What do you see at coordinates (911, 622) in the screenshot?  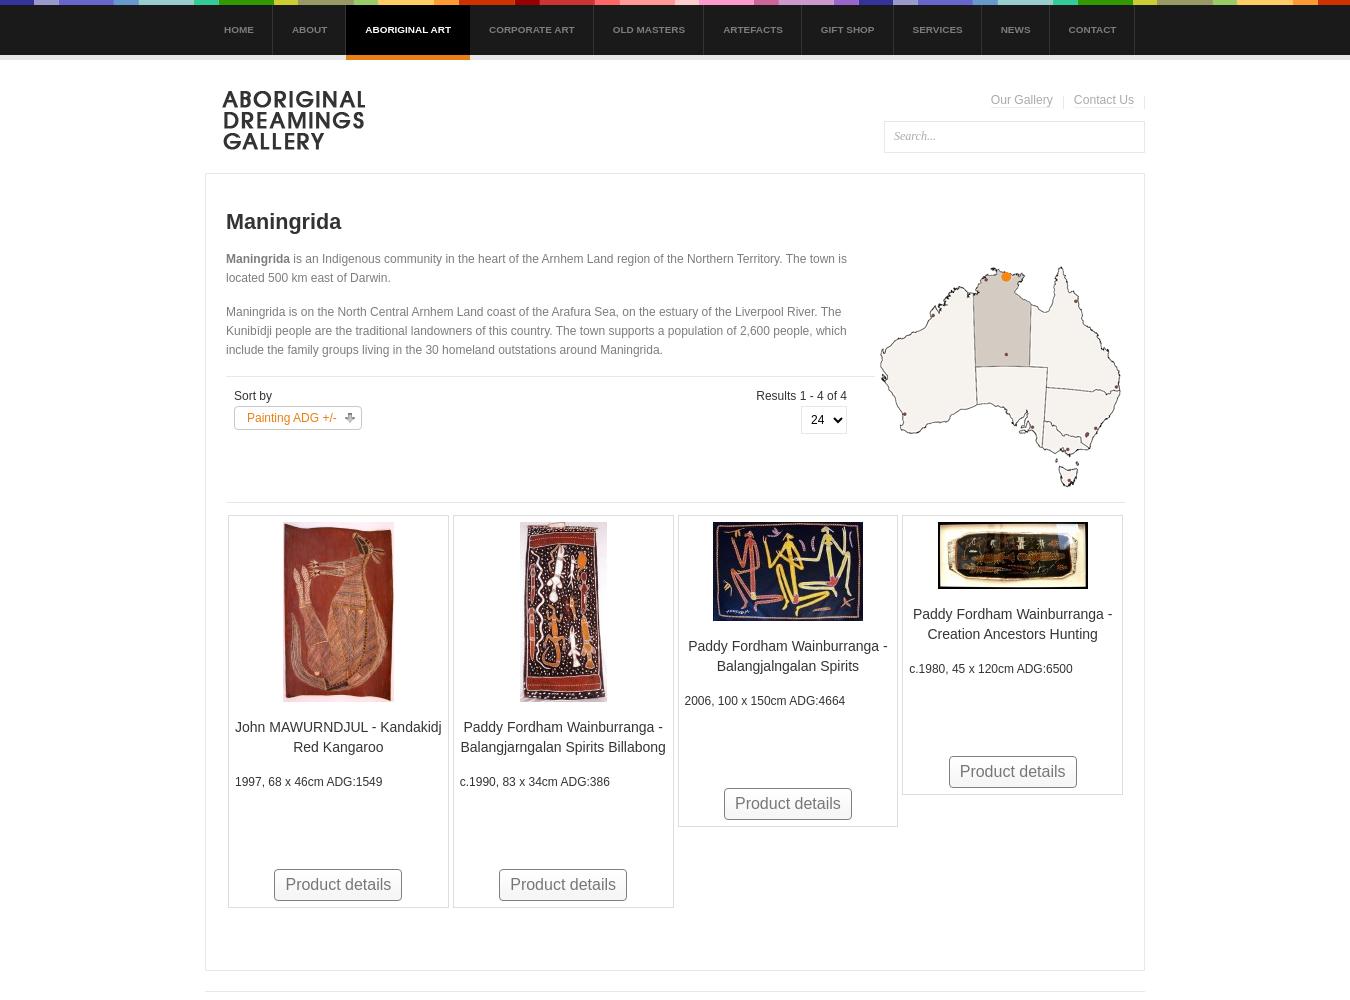 I see `'Paddy Fordham Wainburranga - Creation Ancestors Hunting'` at bounding box center [911, 622].